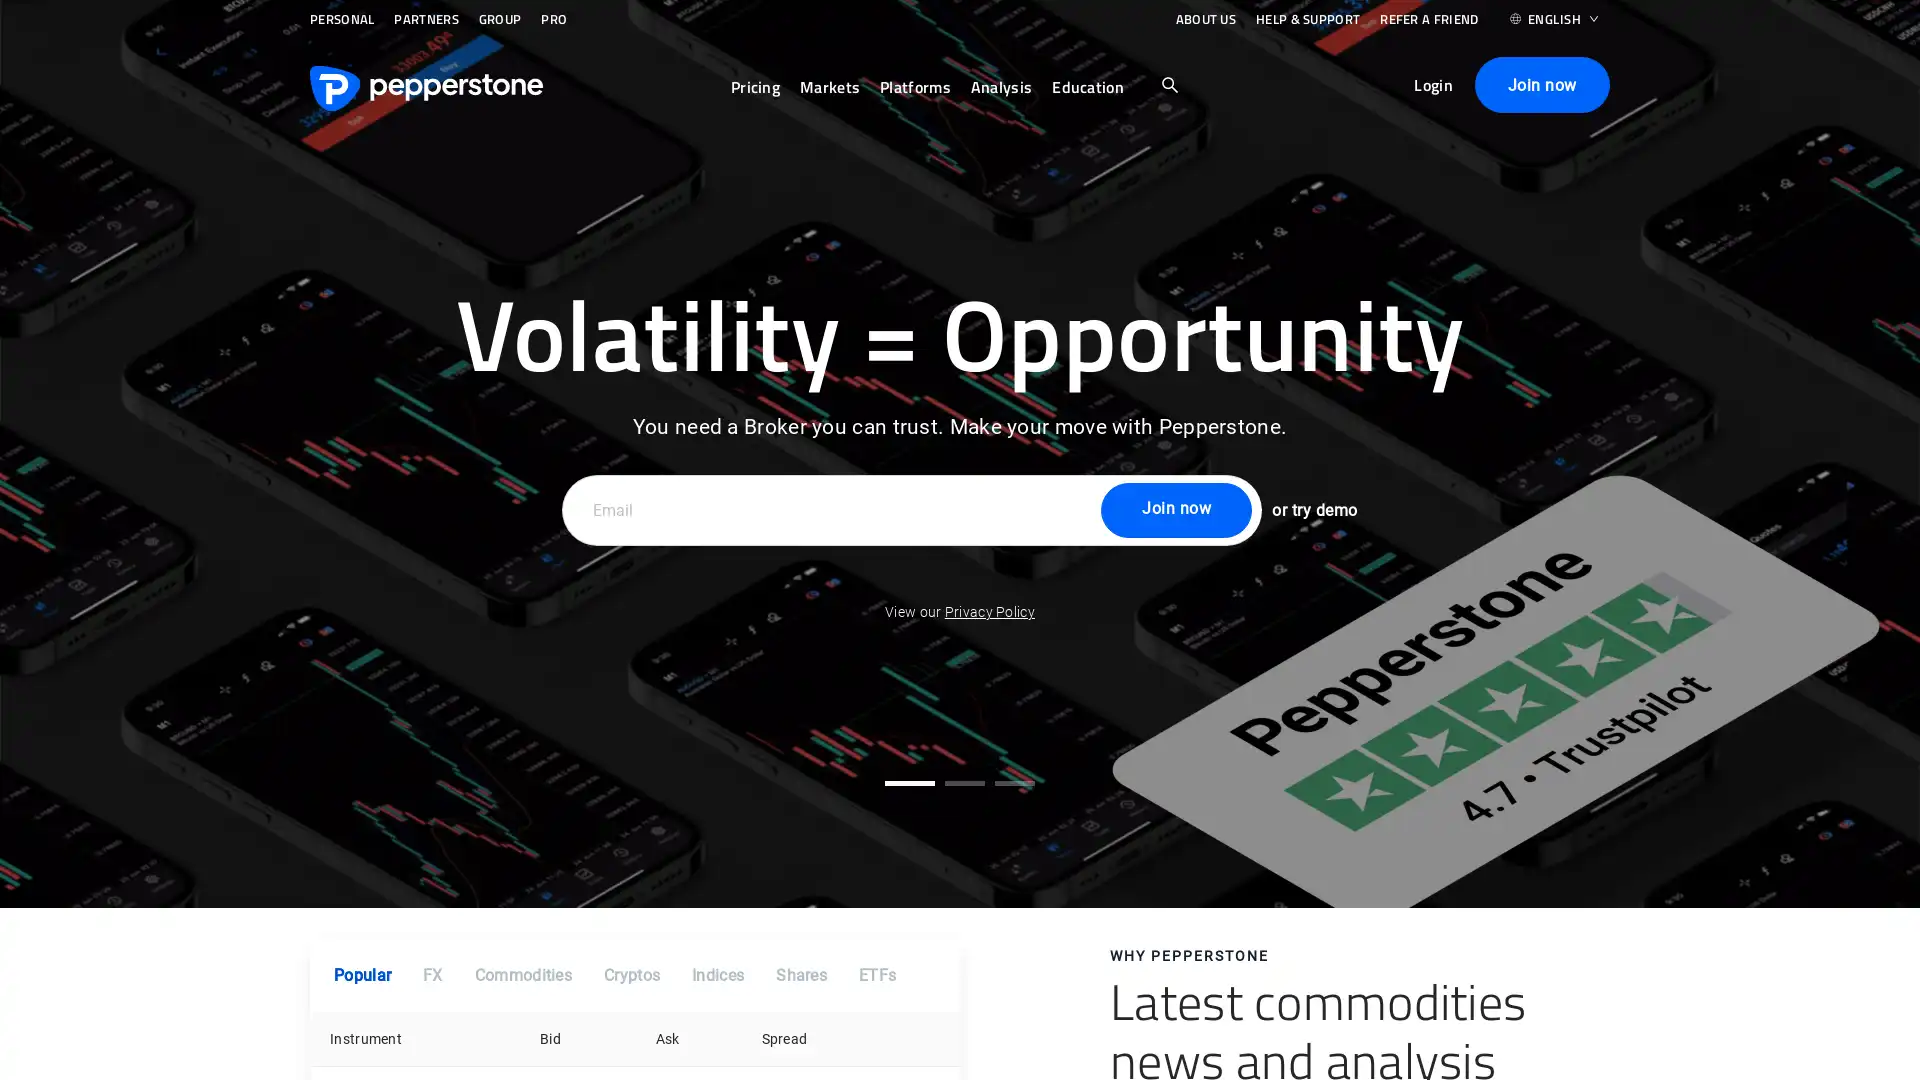  Describe the element at coordinates (909, 781) in the screenshot. I see `1` at that location.